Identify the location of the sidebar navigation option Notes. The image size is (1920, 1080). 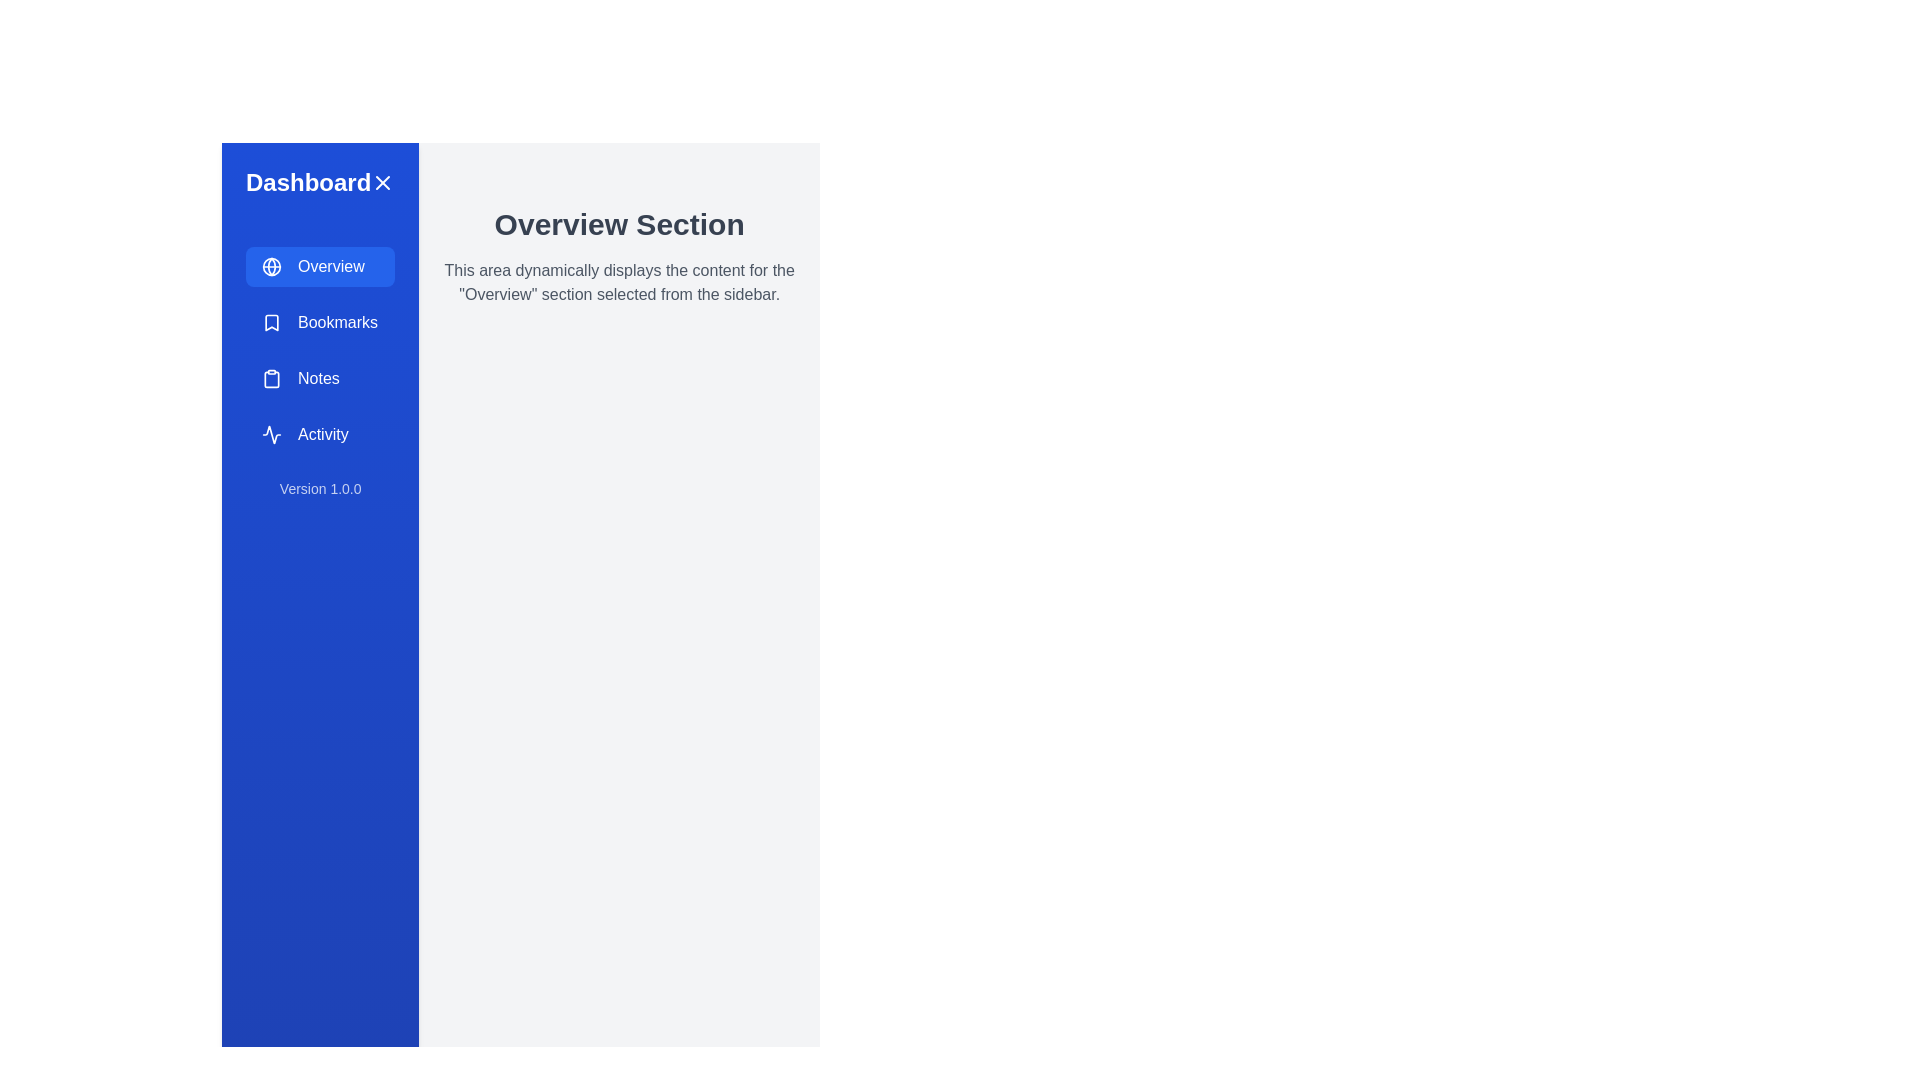
(320, 378).